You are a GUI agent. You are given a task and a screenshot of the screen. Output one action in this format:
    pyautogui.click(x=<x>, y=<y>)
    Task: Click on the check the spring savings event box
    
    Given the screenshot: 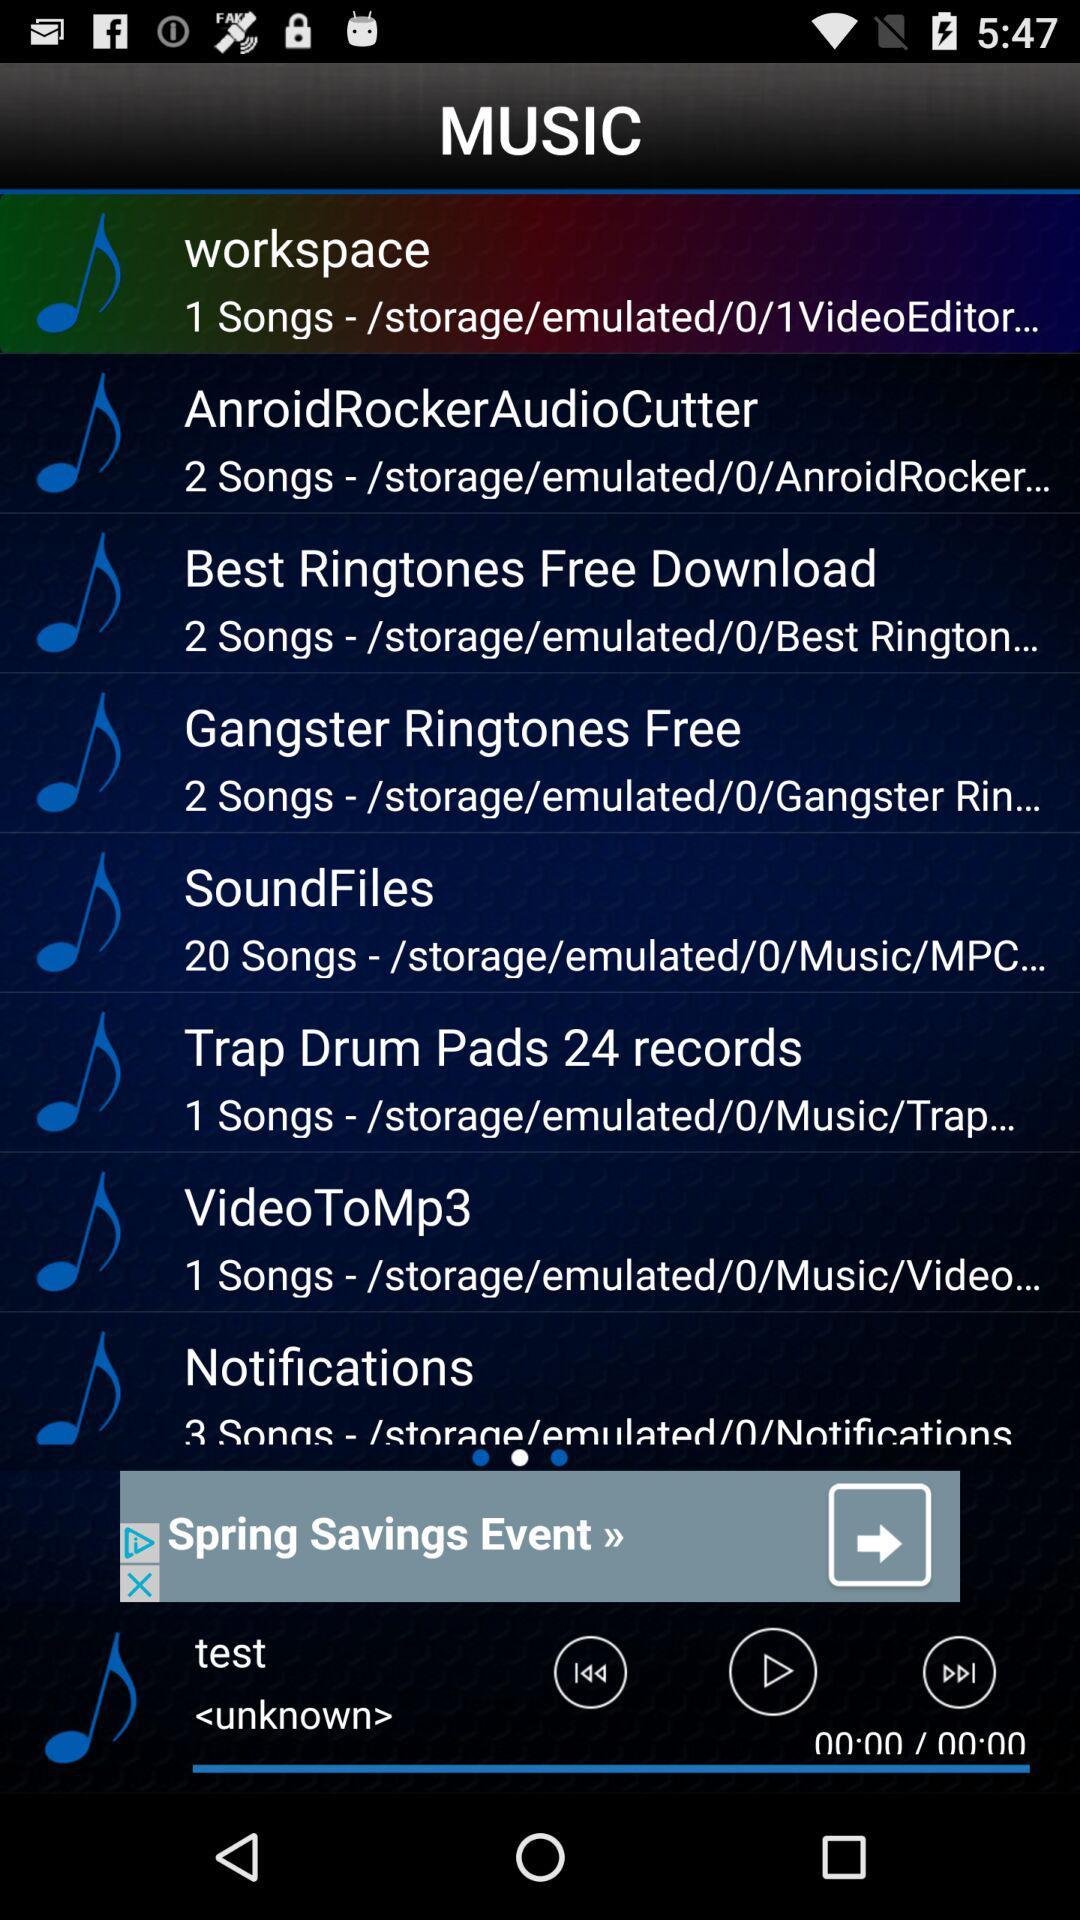 What is the action you would take?
    pyautogui.click(x=540, y=1535)
    